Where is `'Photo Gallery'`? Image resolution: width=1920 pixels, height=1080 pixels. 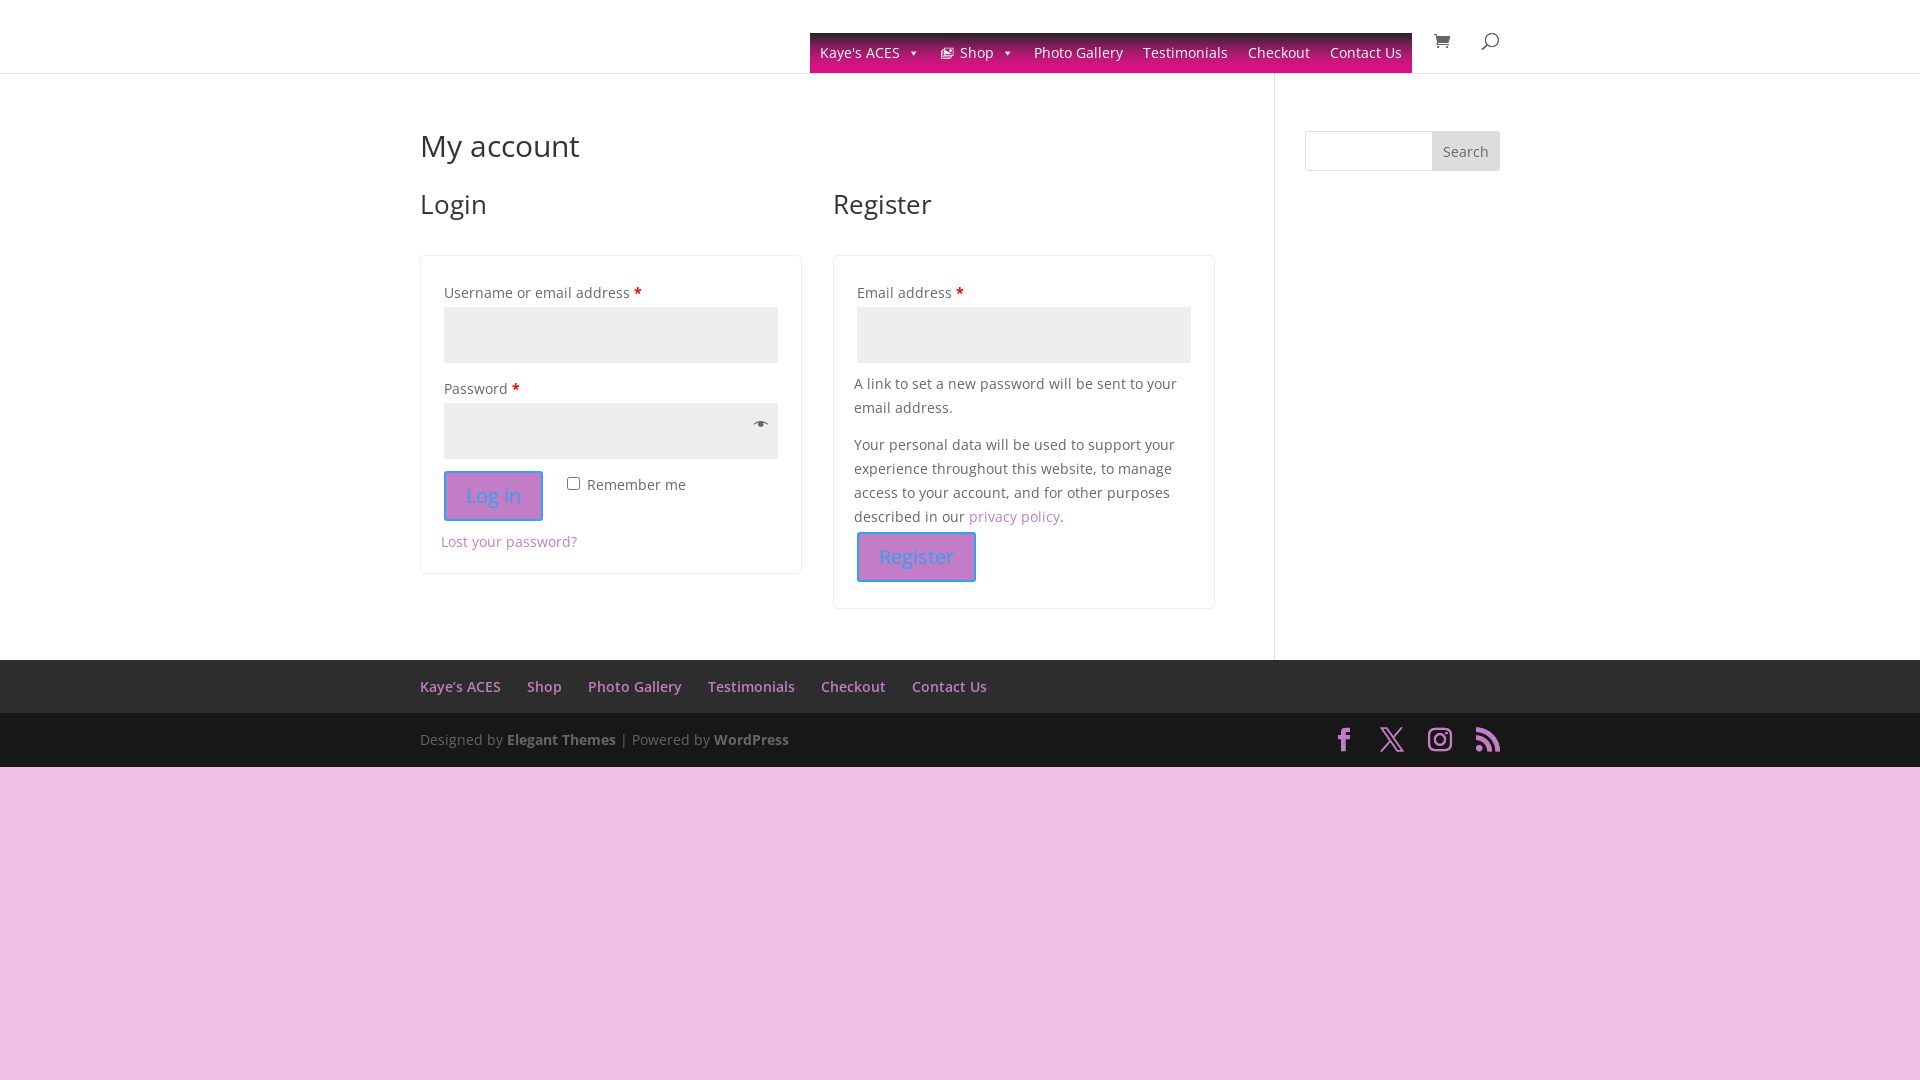 'Photo Gallery' is located at coordinates (1077, 52).